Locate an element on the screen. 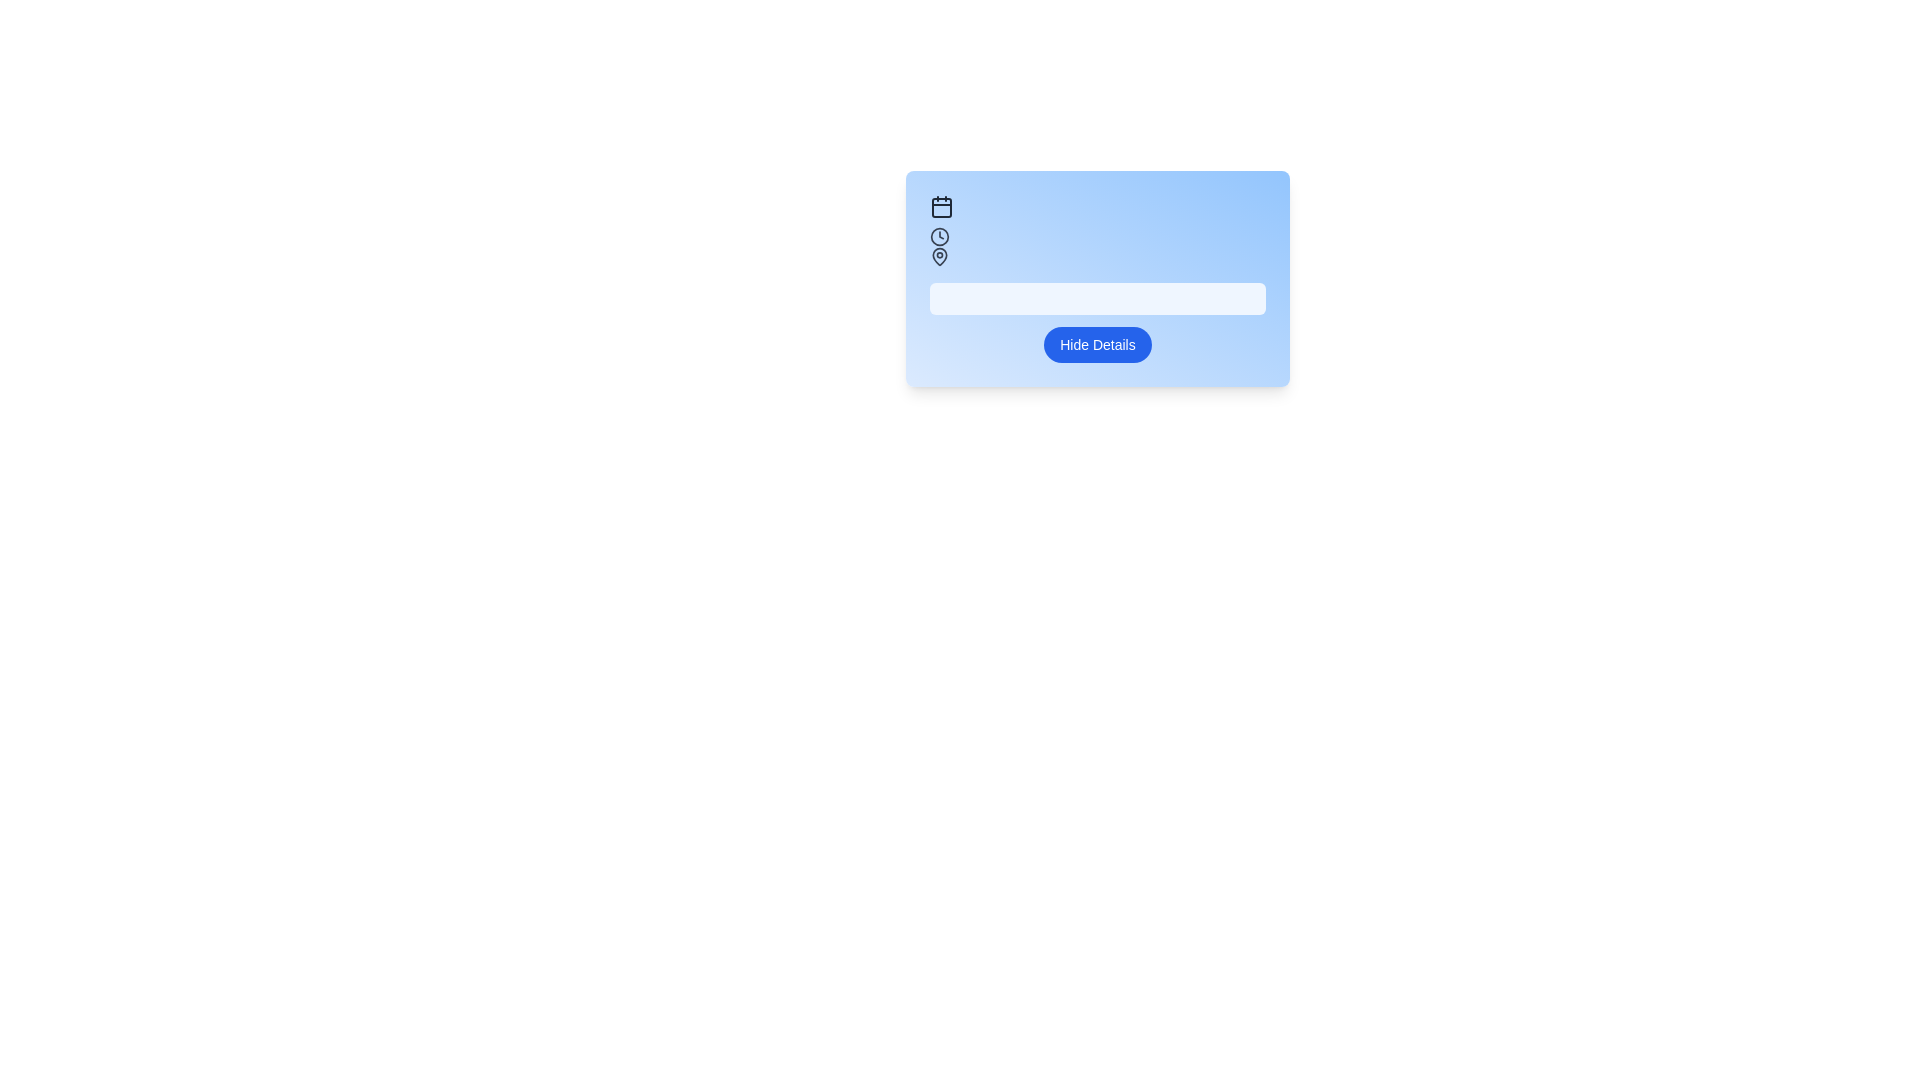 The height and width of the screenshot is (1080, 1920). the interactive button located at the bottom of the card is located at coordinates (1097, 343).